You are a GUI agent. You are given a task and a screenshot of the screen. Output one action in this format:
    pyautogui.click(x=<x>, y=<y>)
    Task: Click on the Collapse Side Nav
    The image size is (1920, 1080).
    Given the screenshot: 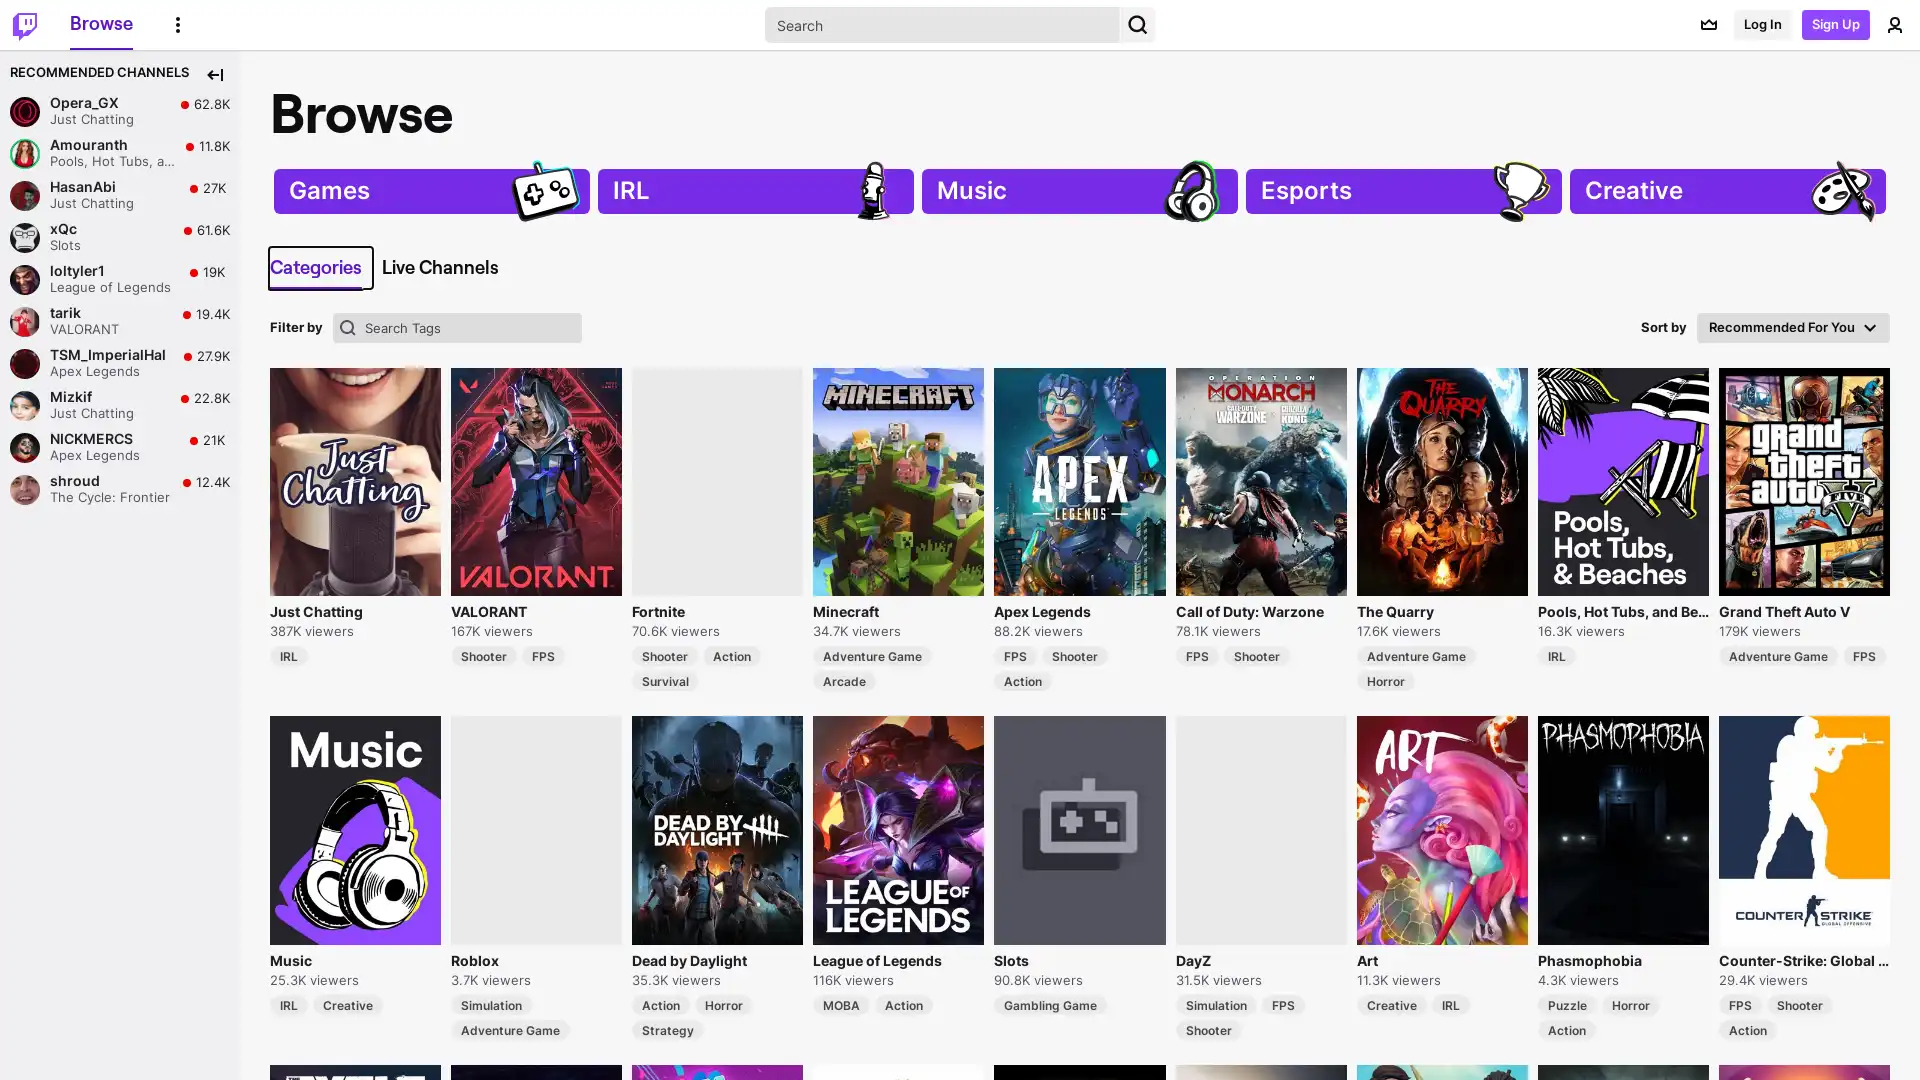 What is the action you would take?
    pyautogui.click(x=215, y=73)
    